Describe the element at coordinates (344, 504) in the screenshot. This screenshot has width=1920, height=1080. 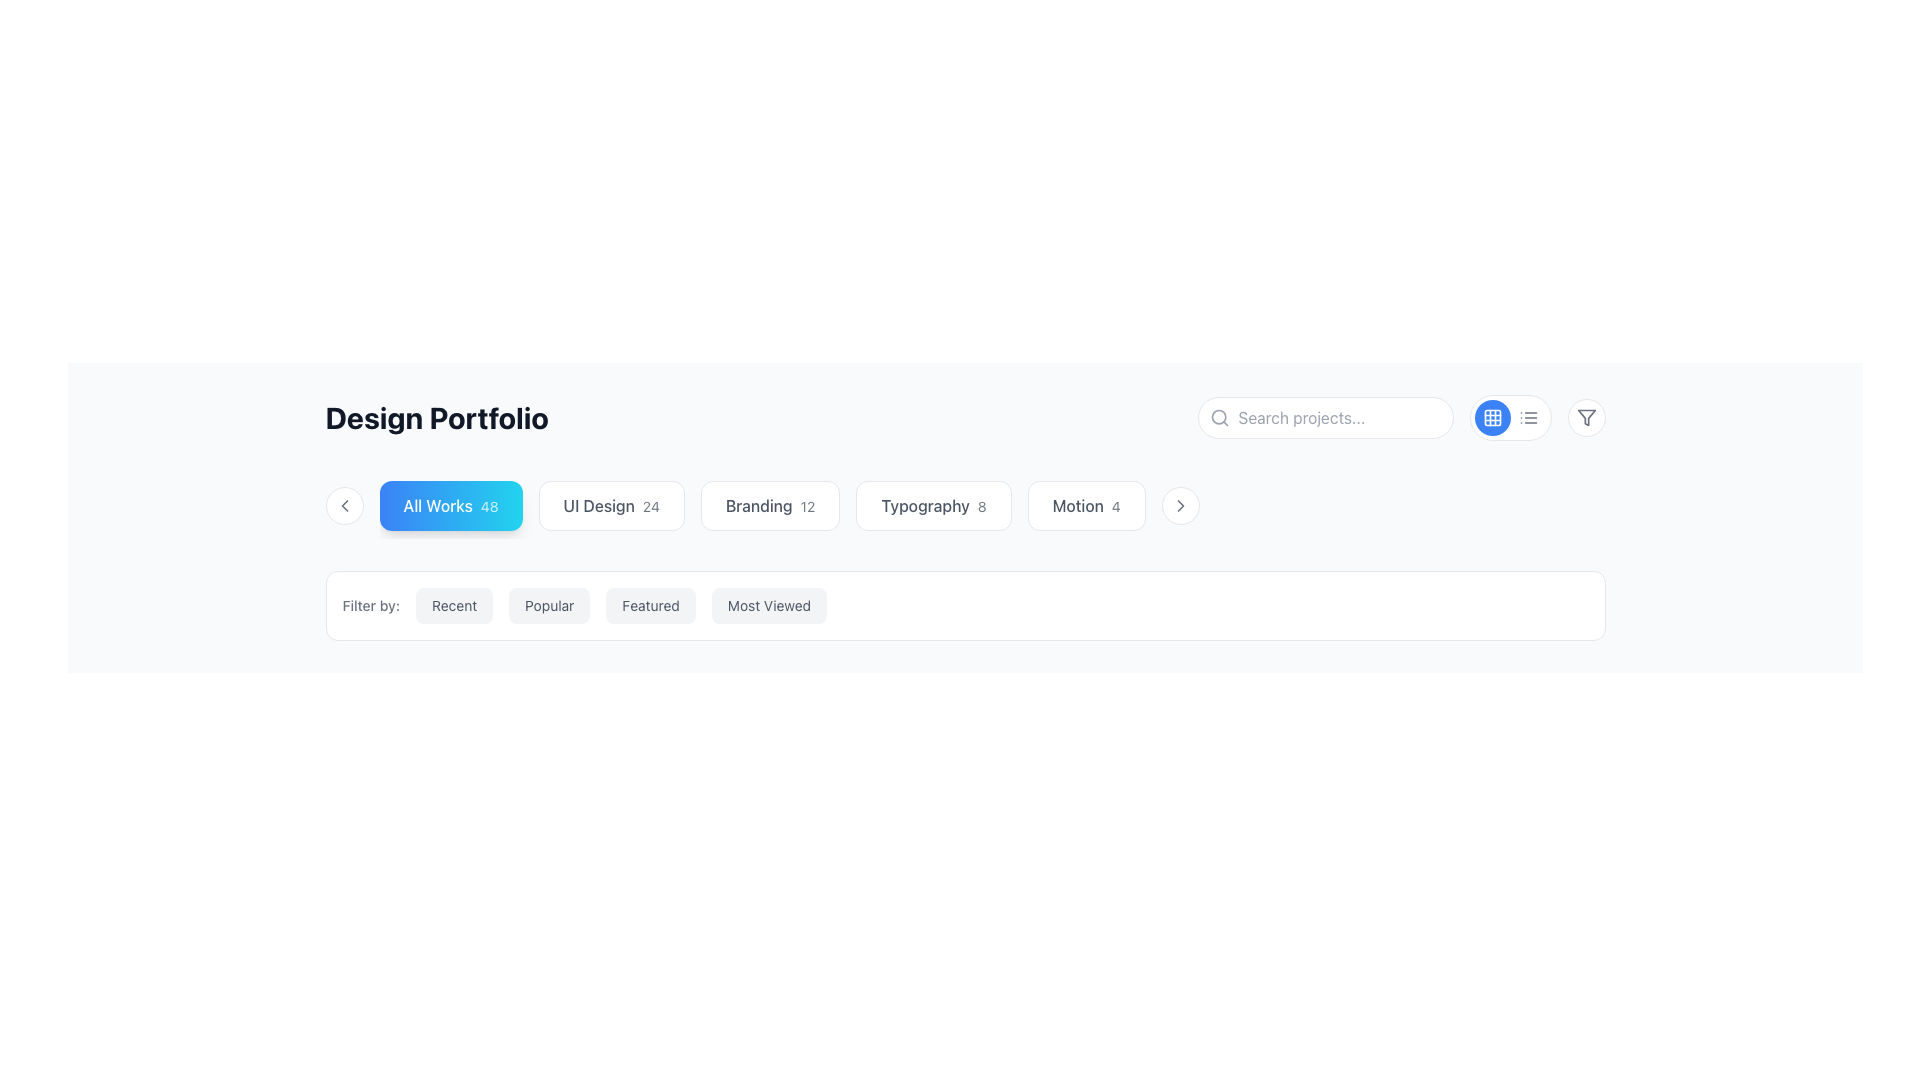
I see `the leftward-pointing chevron icon button` at that location.